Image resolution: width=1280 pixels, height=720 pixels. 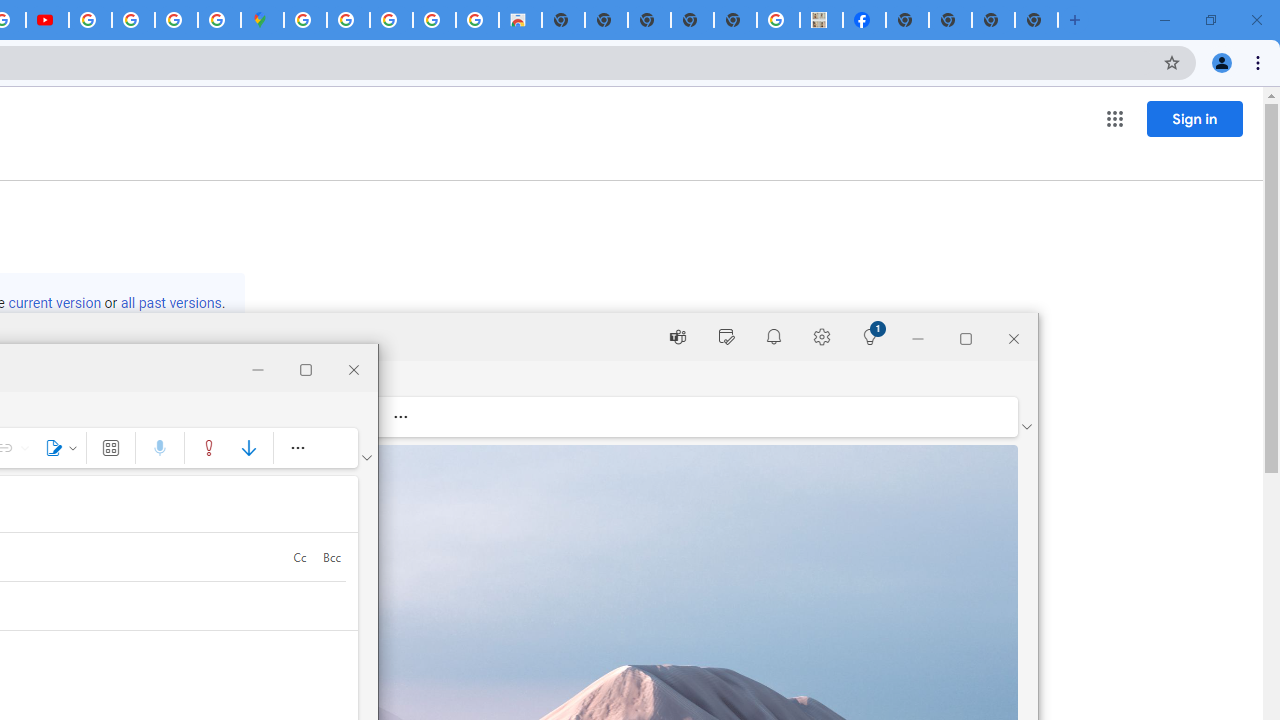 What do you see at coordinates (869, 335) in the screenshot?
I see `'Tips, 1 unread items'` at bounding box center [869, 335].